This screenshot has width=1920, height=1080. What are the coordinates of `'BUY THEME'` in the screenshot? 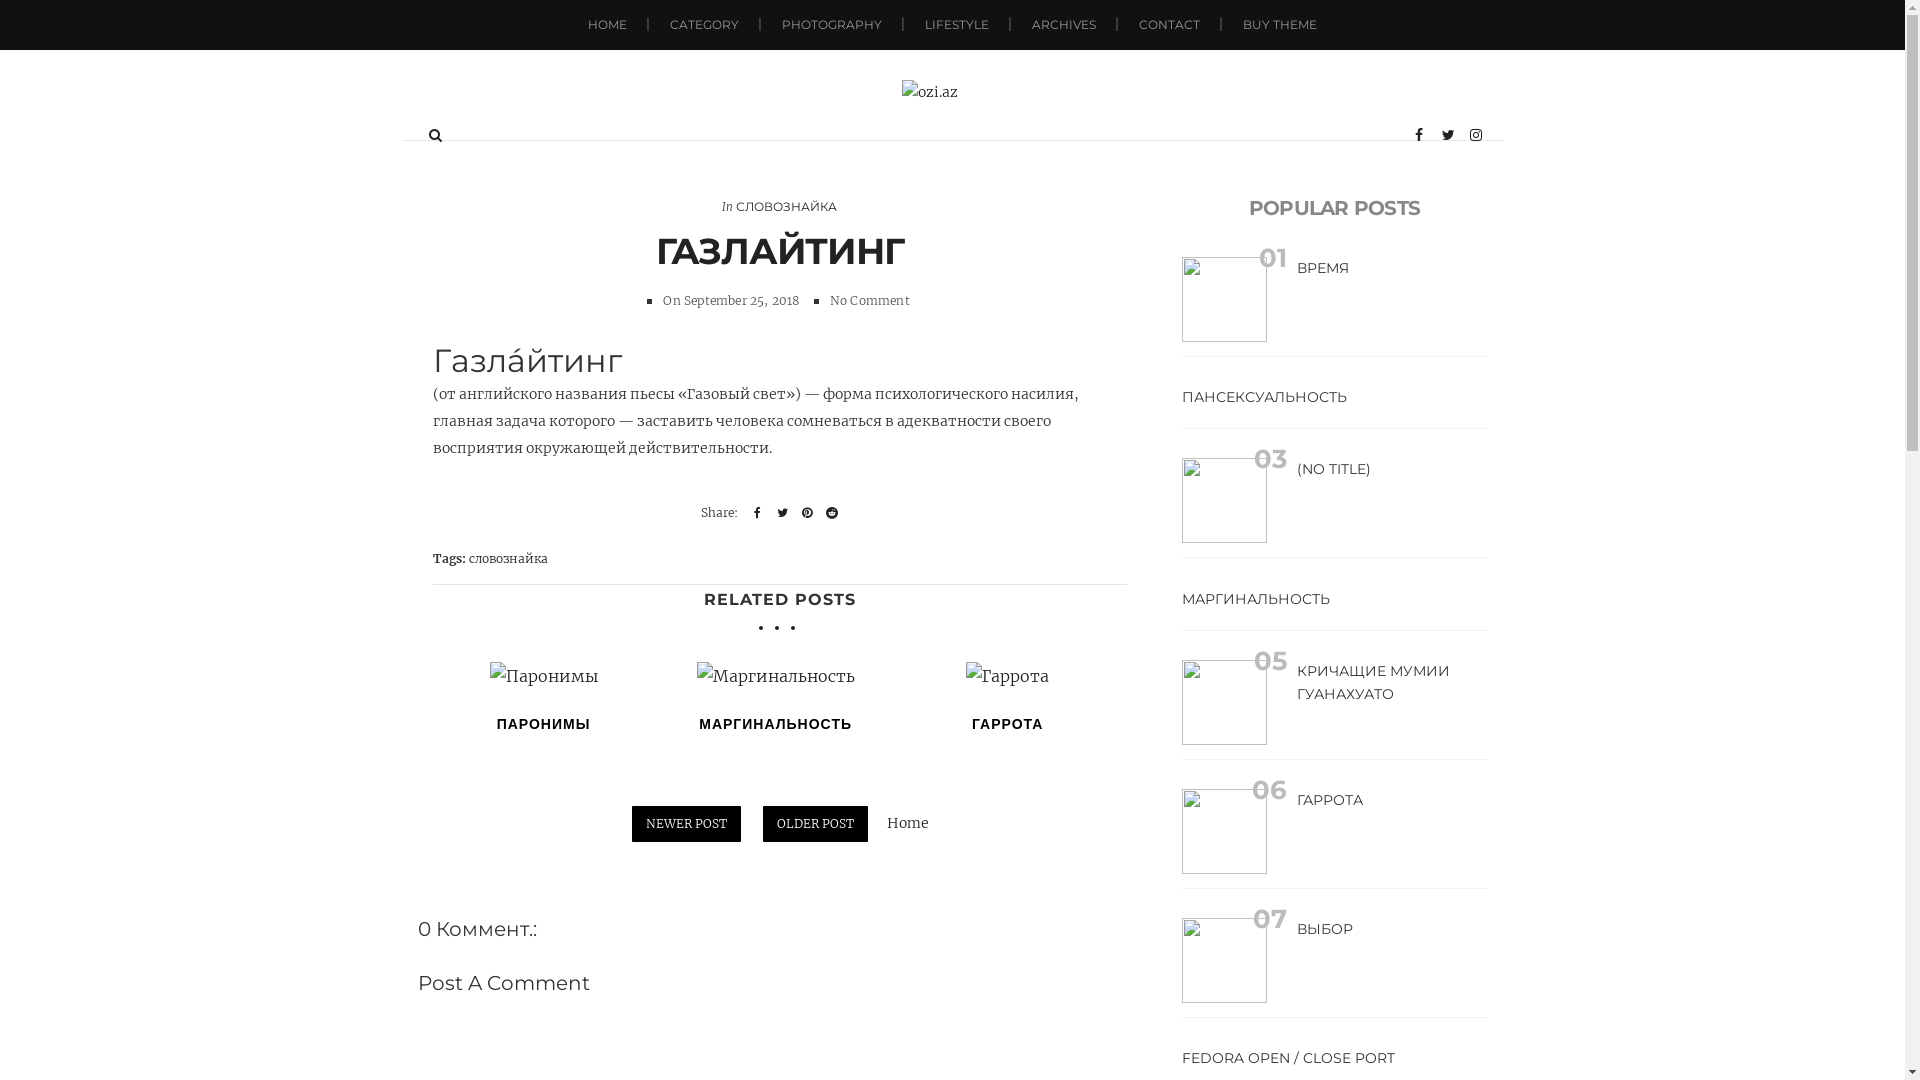 It's located at (1280, 24).